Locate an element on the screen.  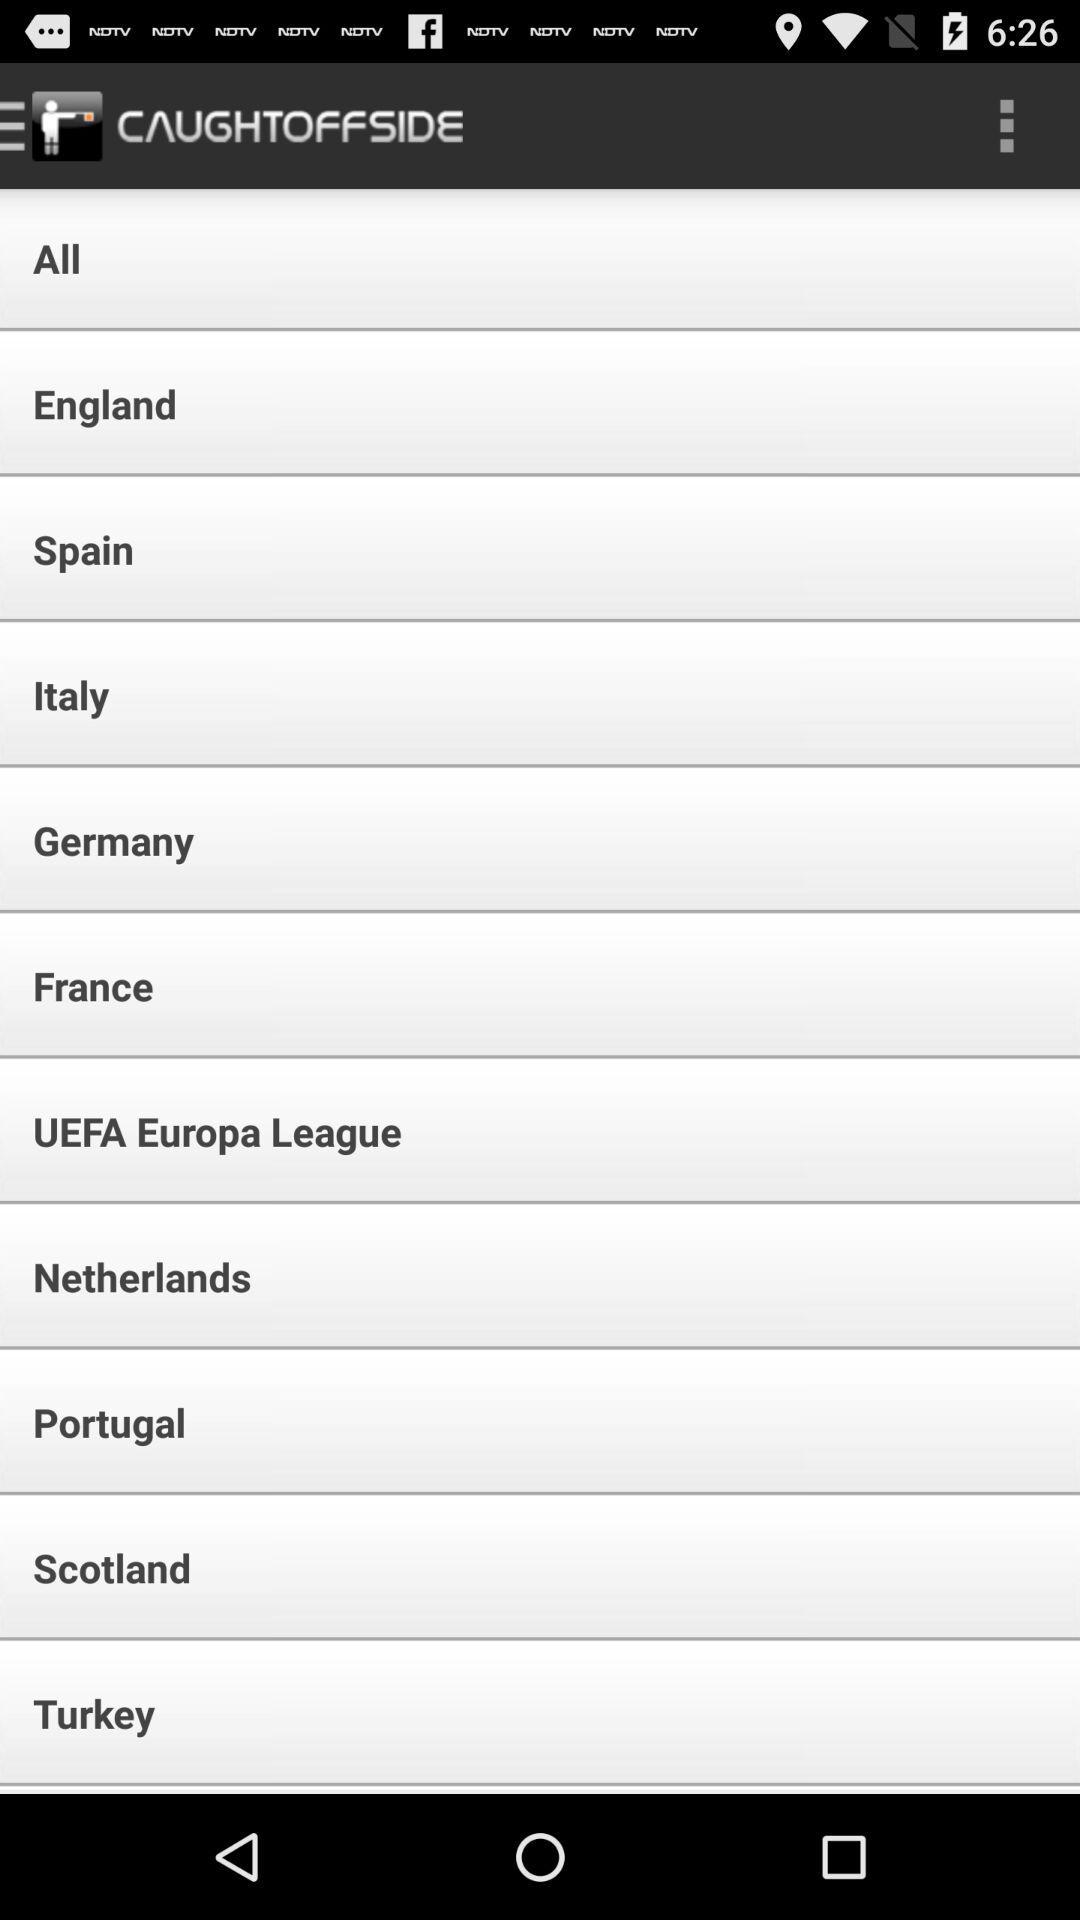
app below the spain item is located at coordinates (57, 694).